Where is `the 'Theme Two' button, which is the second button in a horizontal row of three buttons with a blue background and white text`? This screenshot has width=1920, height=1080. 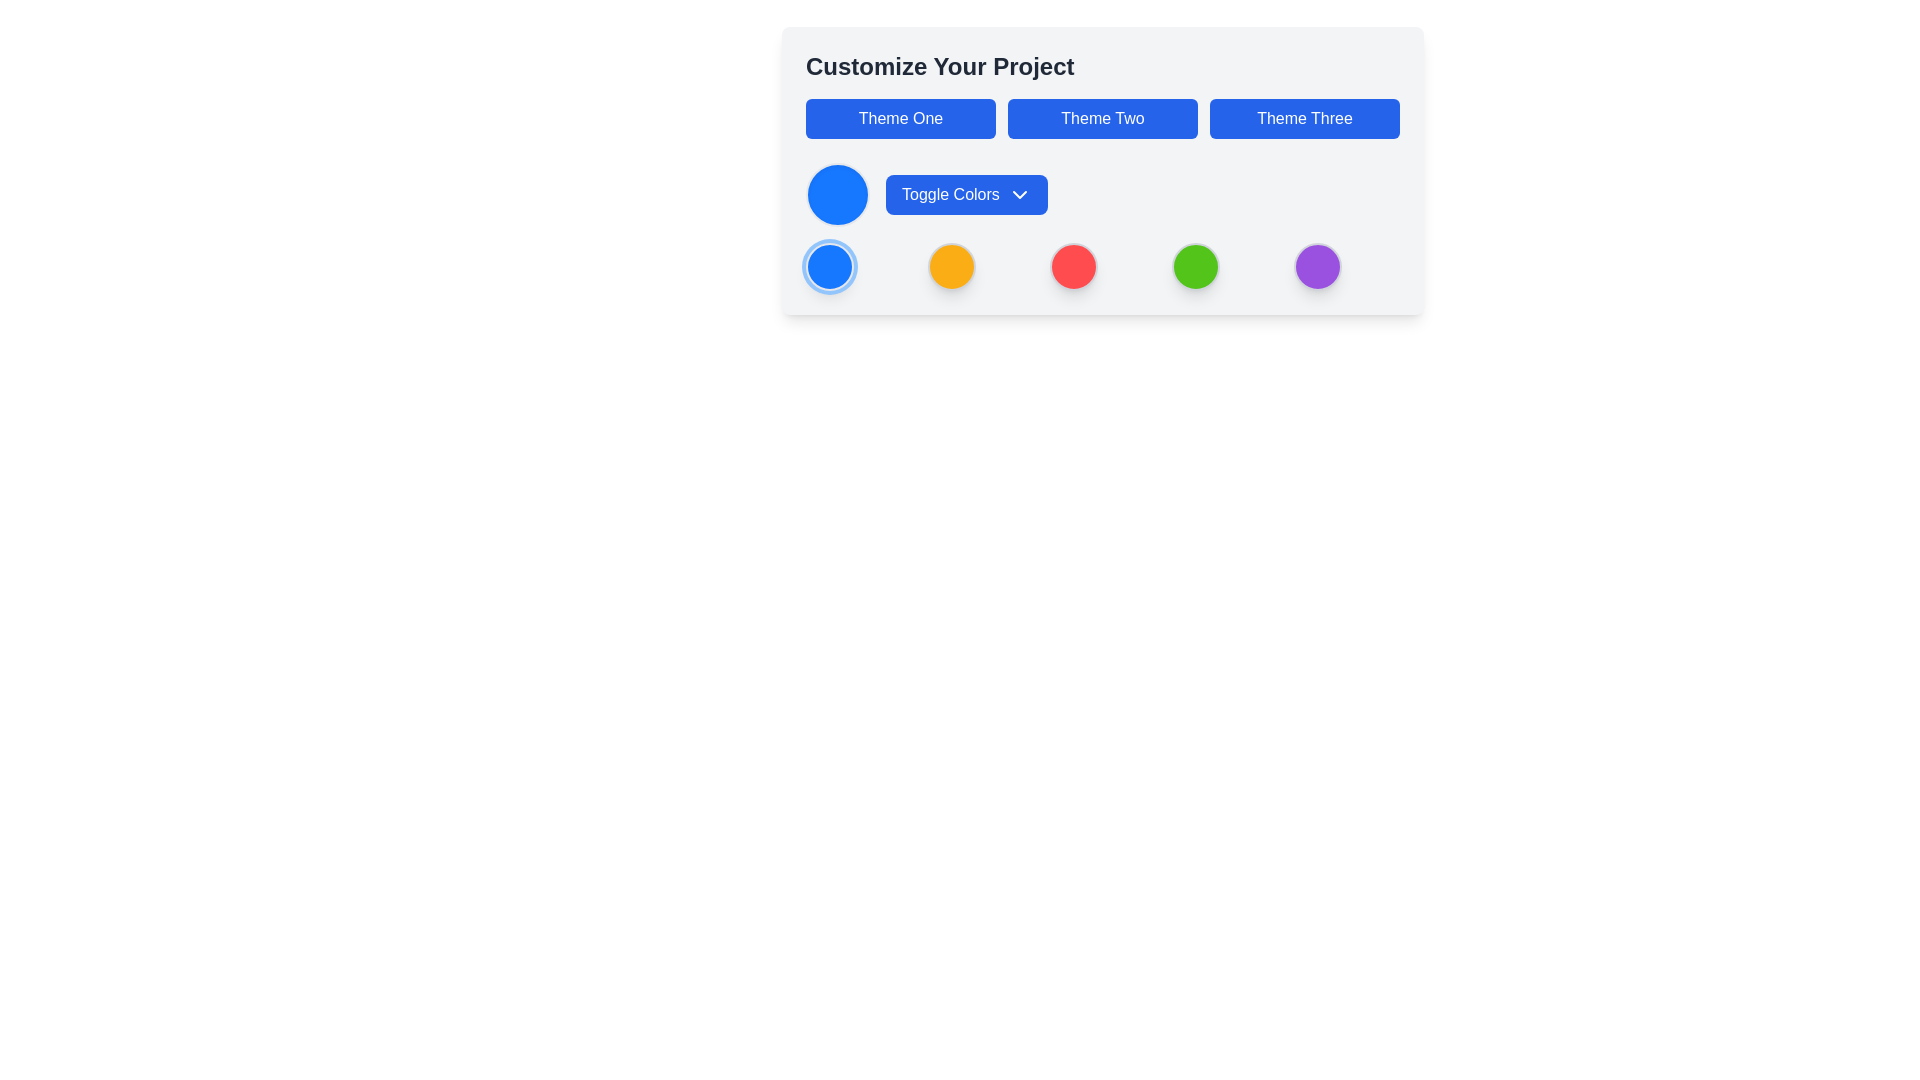 the 'Theme Two' button, which is the second button in a horizontal row of three buttons with a blue background and white text is located at coordinates (1102, 119).